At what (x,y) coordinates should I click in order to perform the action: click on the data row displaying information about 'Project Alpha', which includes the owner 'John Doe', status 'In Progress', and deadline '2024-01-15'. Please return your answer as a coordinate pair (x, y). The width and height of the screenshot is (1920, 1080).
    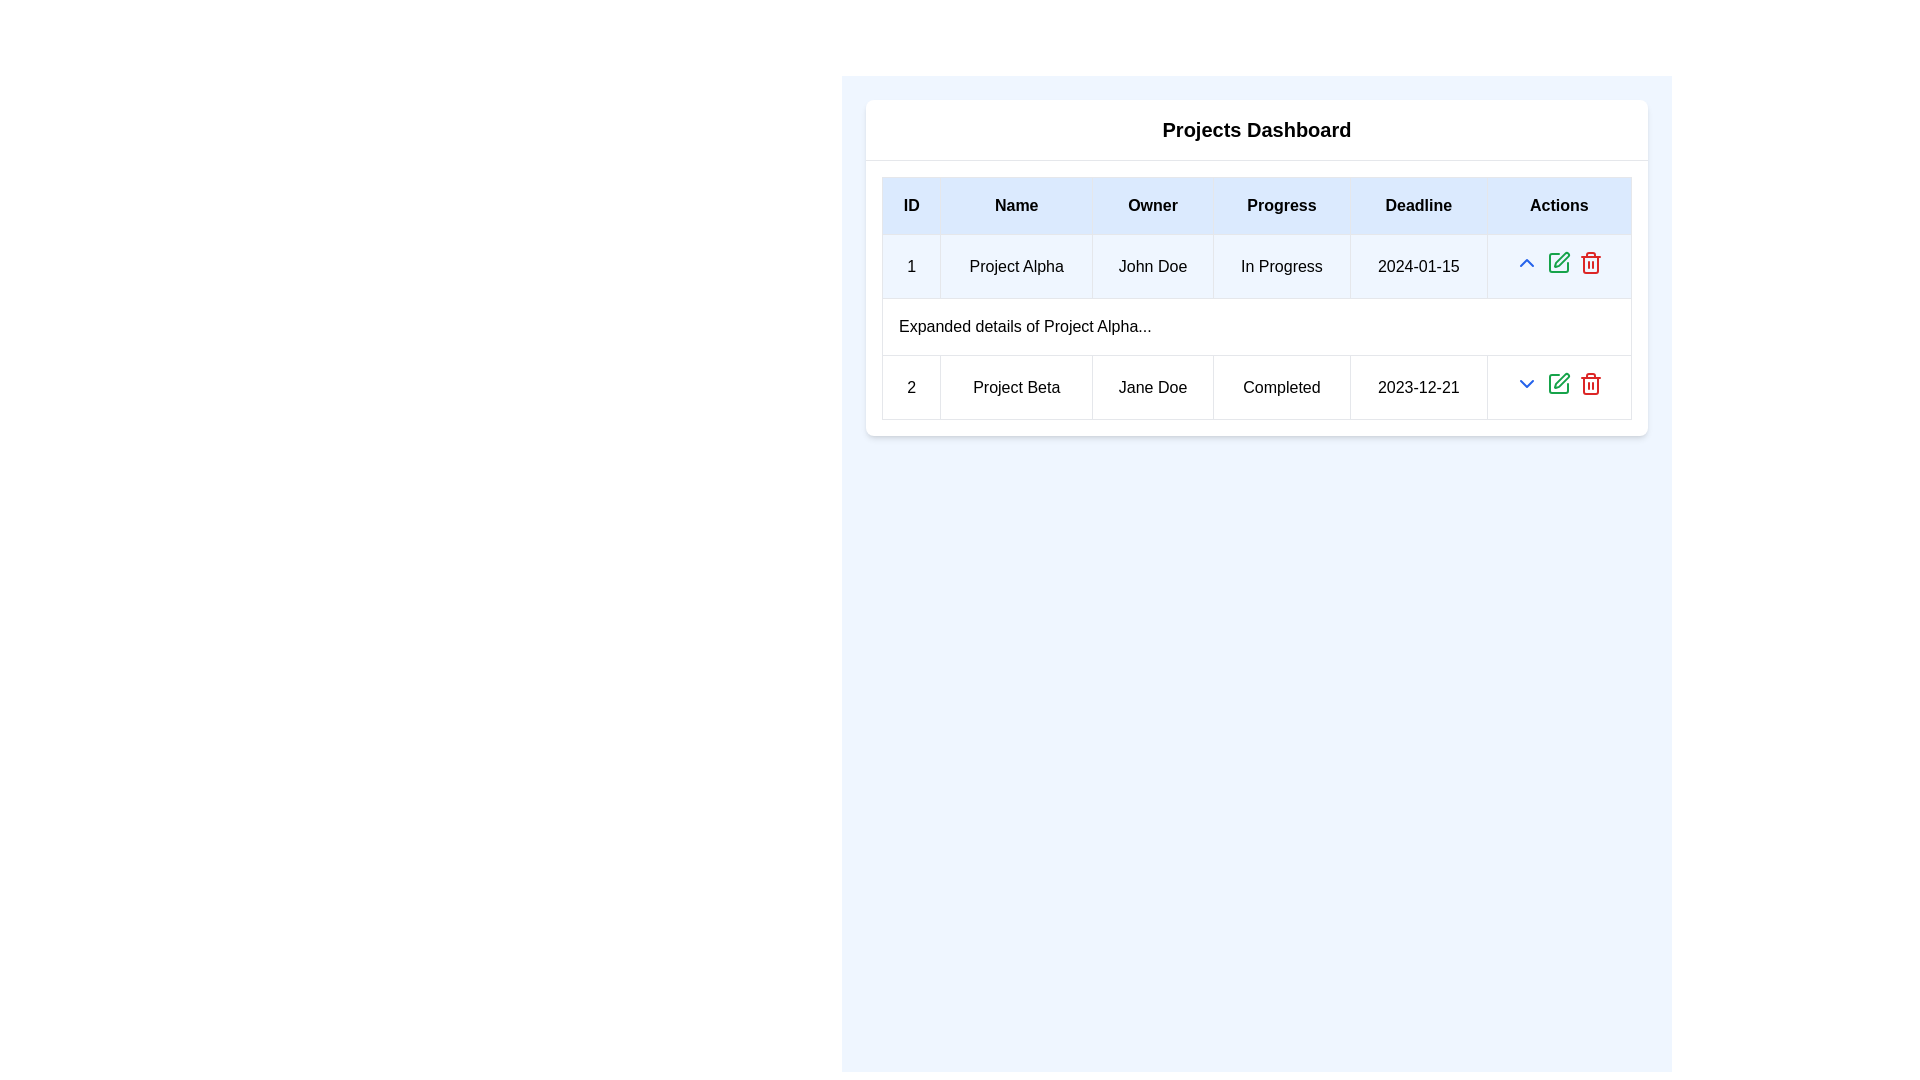
    Looking at the image, I should click on (1256, 326).